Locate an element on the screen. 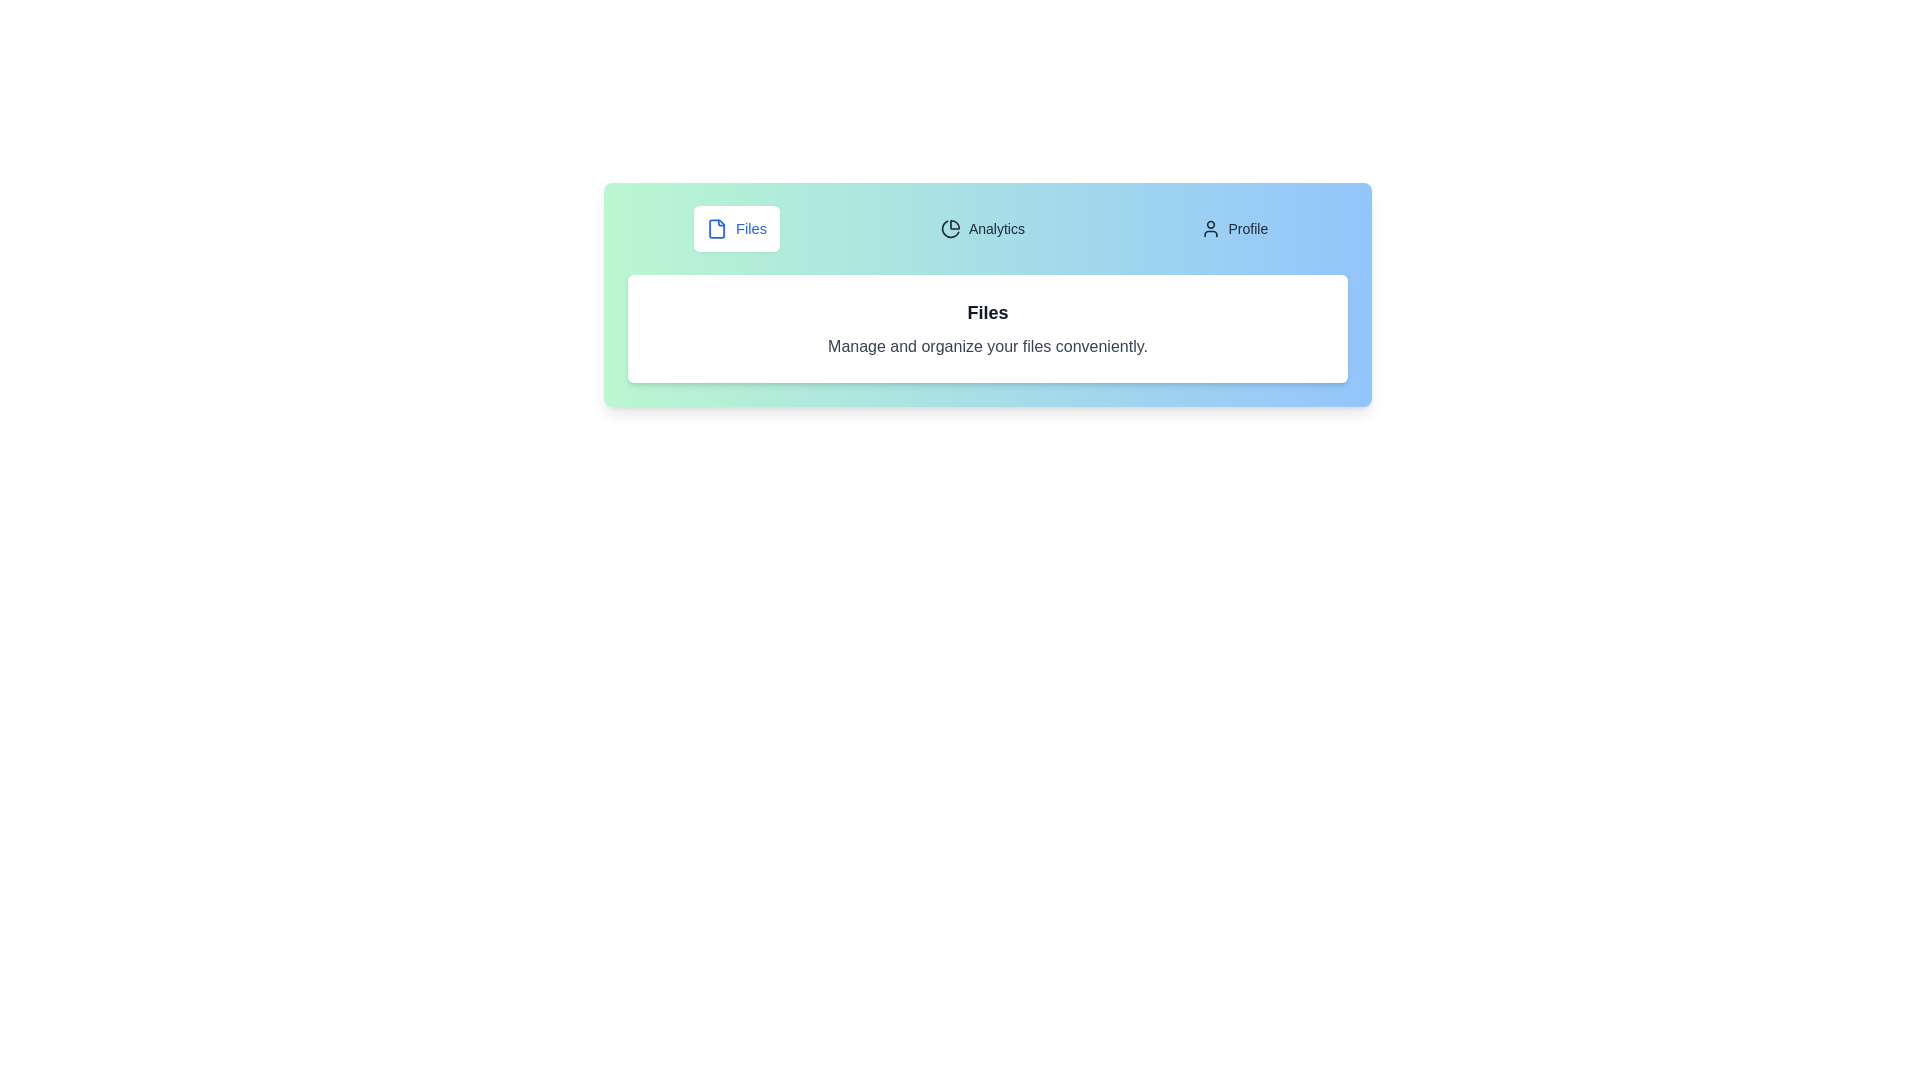 The image size is (1920, 1080). the button labeled Analytics is located at coordinates (982, 227).